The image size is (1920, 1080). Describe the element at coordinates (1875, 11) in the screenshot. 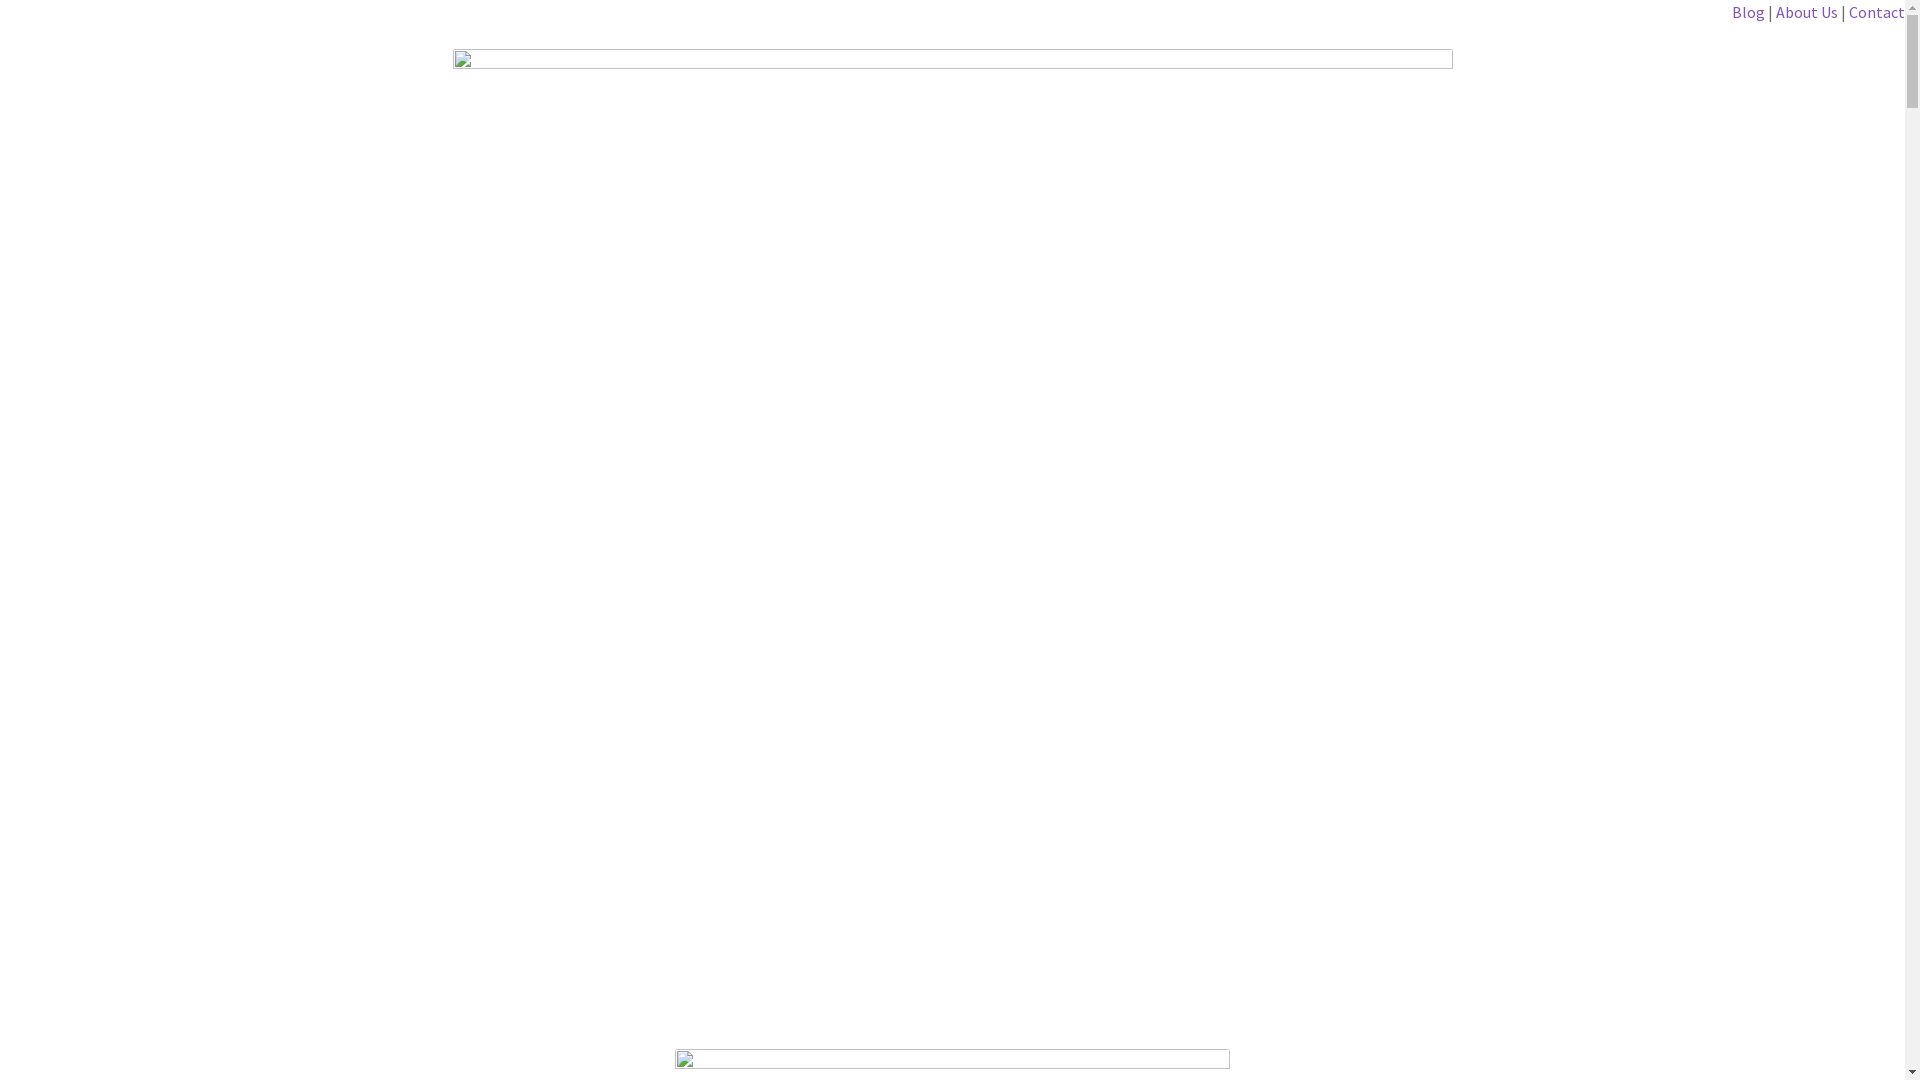

I see `'Contact'` at that location.